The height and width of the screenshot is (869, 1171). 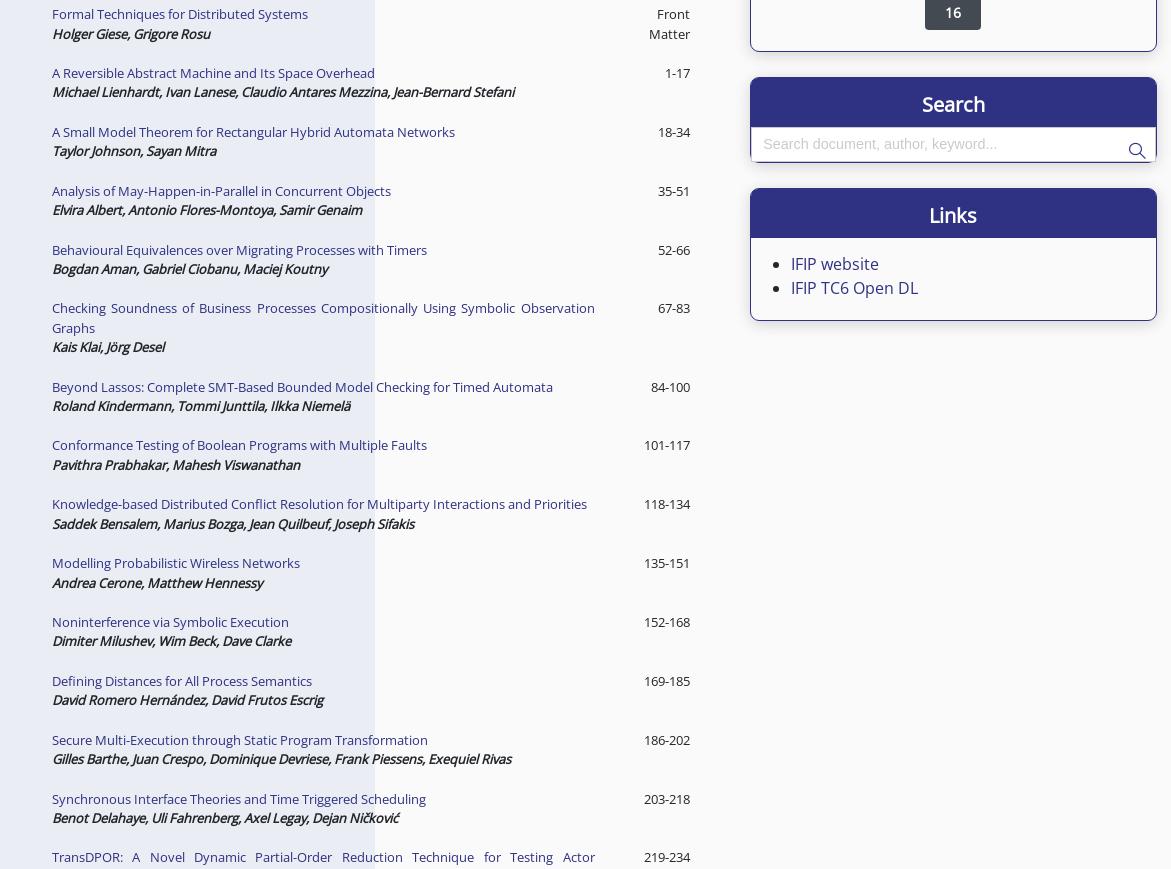 I want to click on 'Links', so click(x=952, y=213).